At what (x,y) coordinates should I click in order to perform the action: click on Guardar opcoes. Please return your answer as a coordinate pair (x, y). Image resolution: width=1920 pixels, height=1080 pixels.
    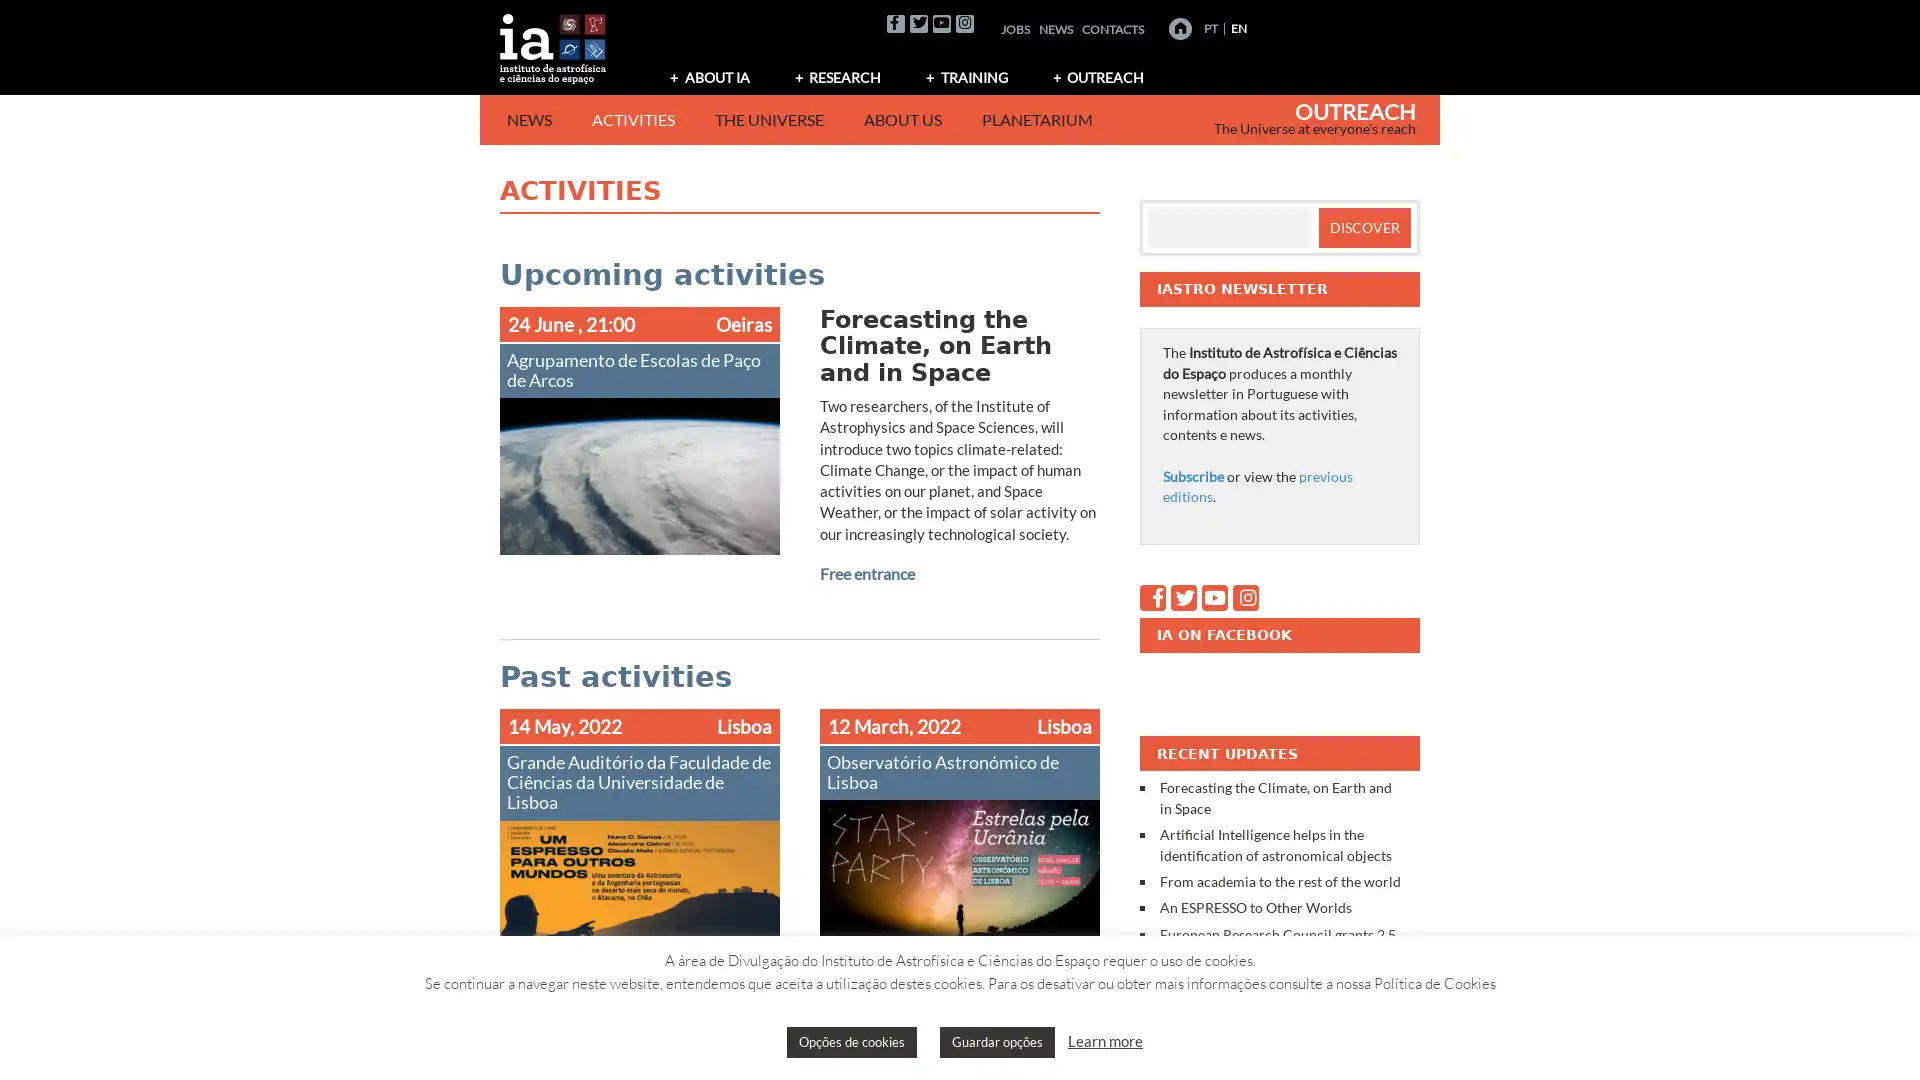
    Looking at the image, I should click on (997, 1041).